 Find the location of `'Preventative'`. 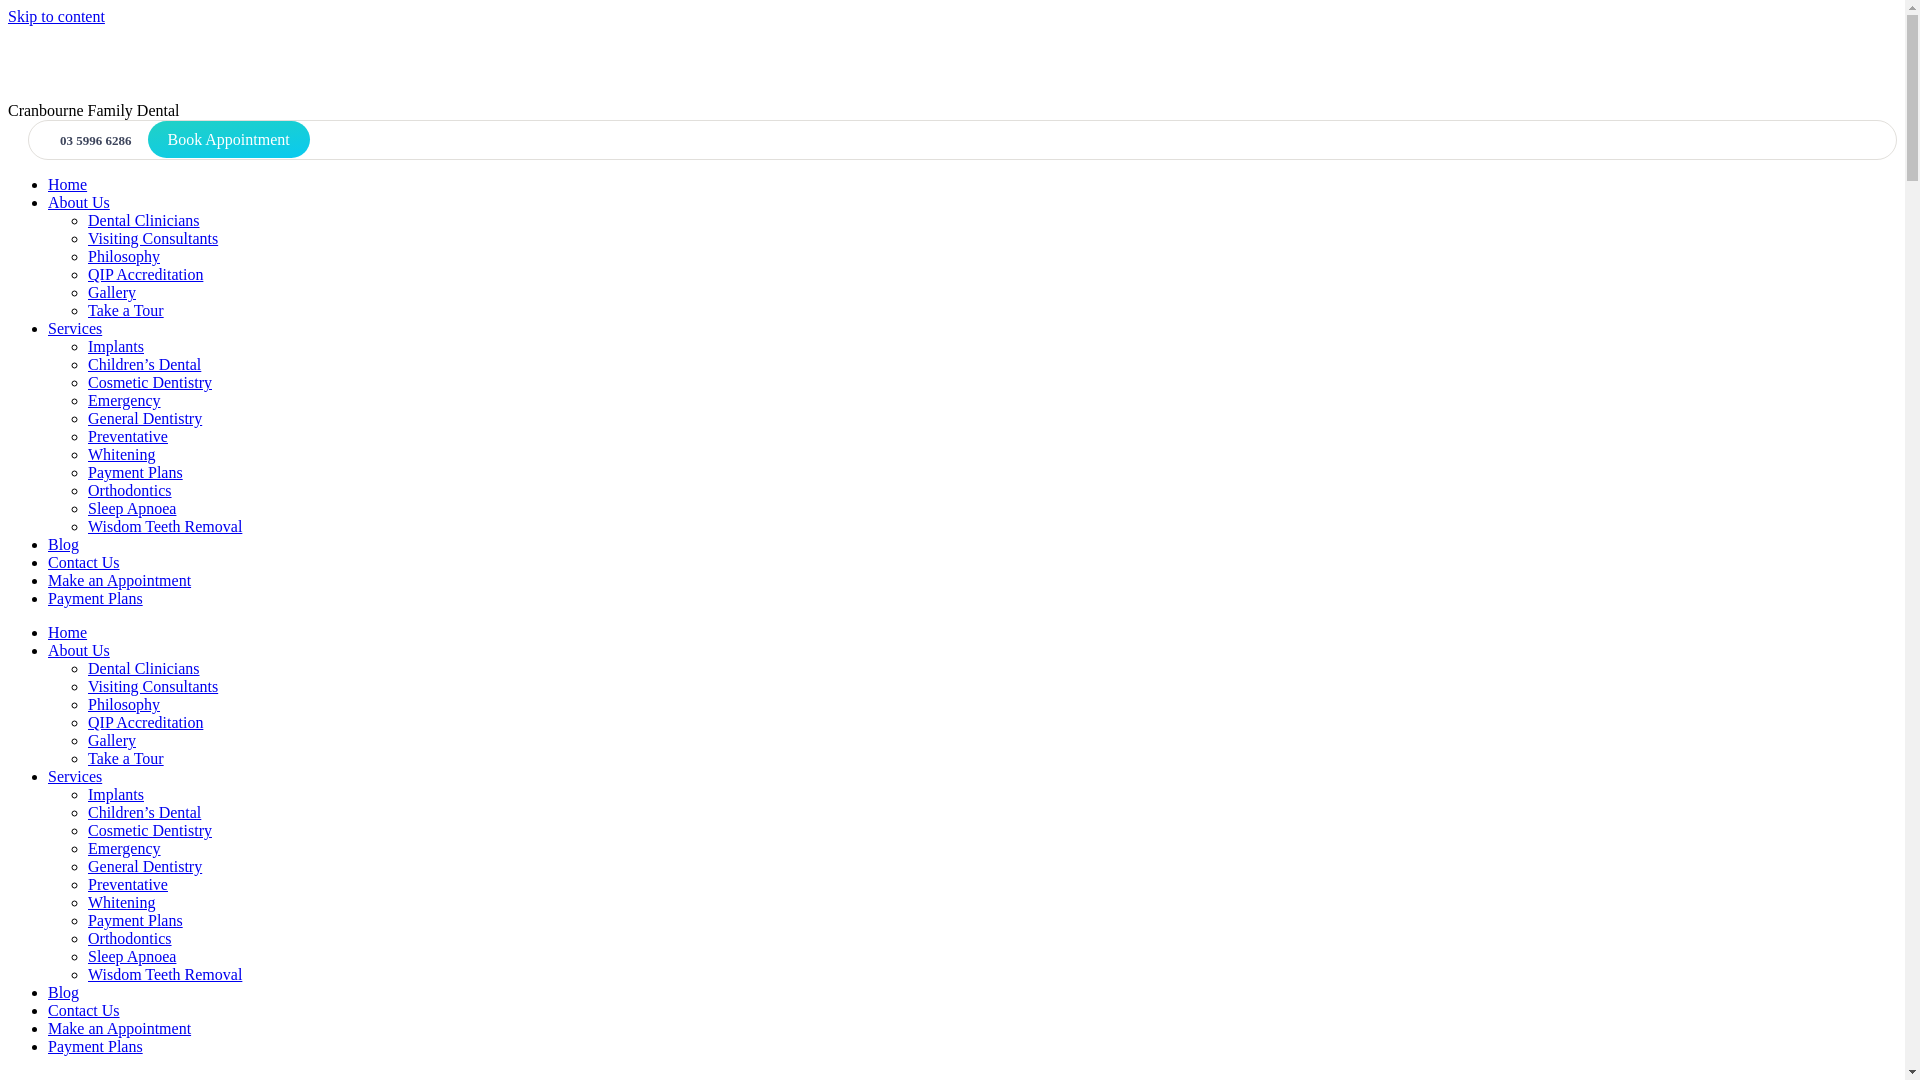

'Preventative' is located at coordinates (127, 883).